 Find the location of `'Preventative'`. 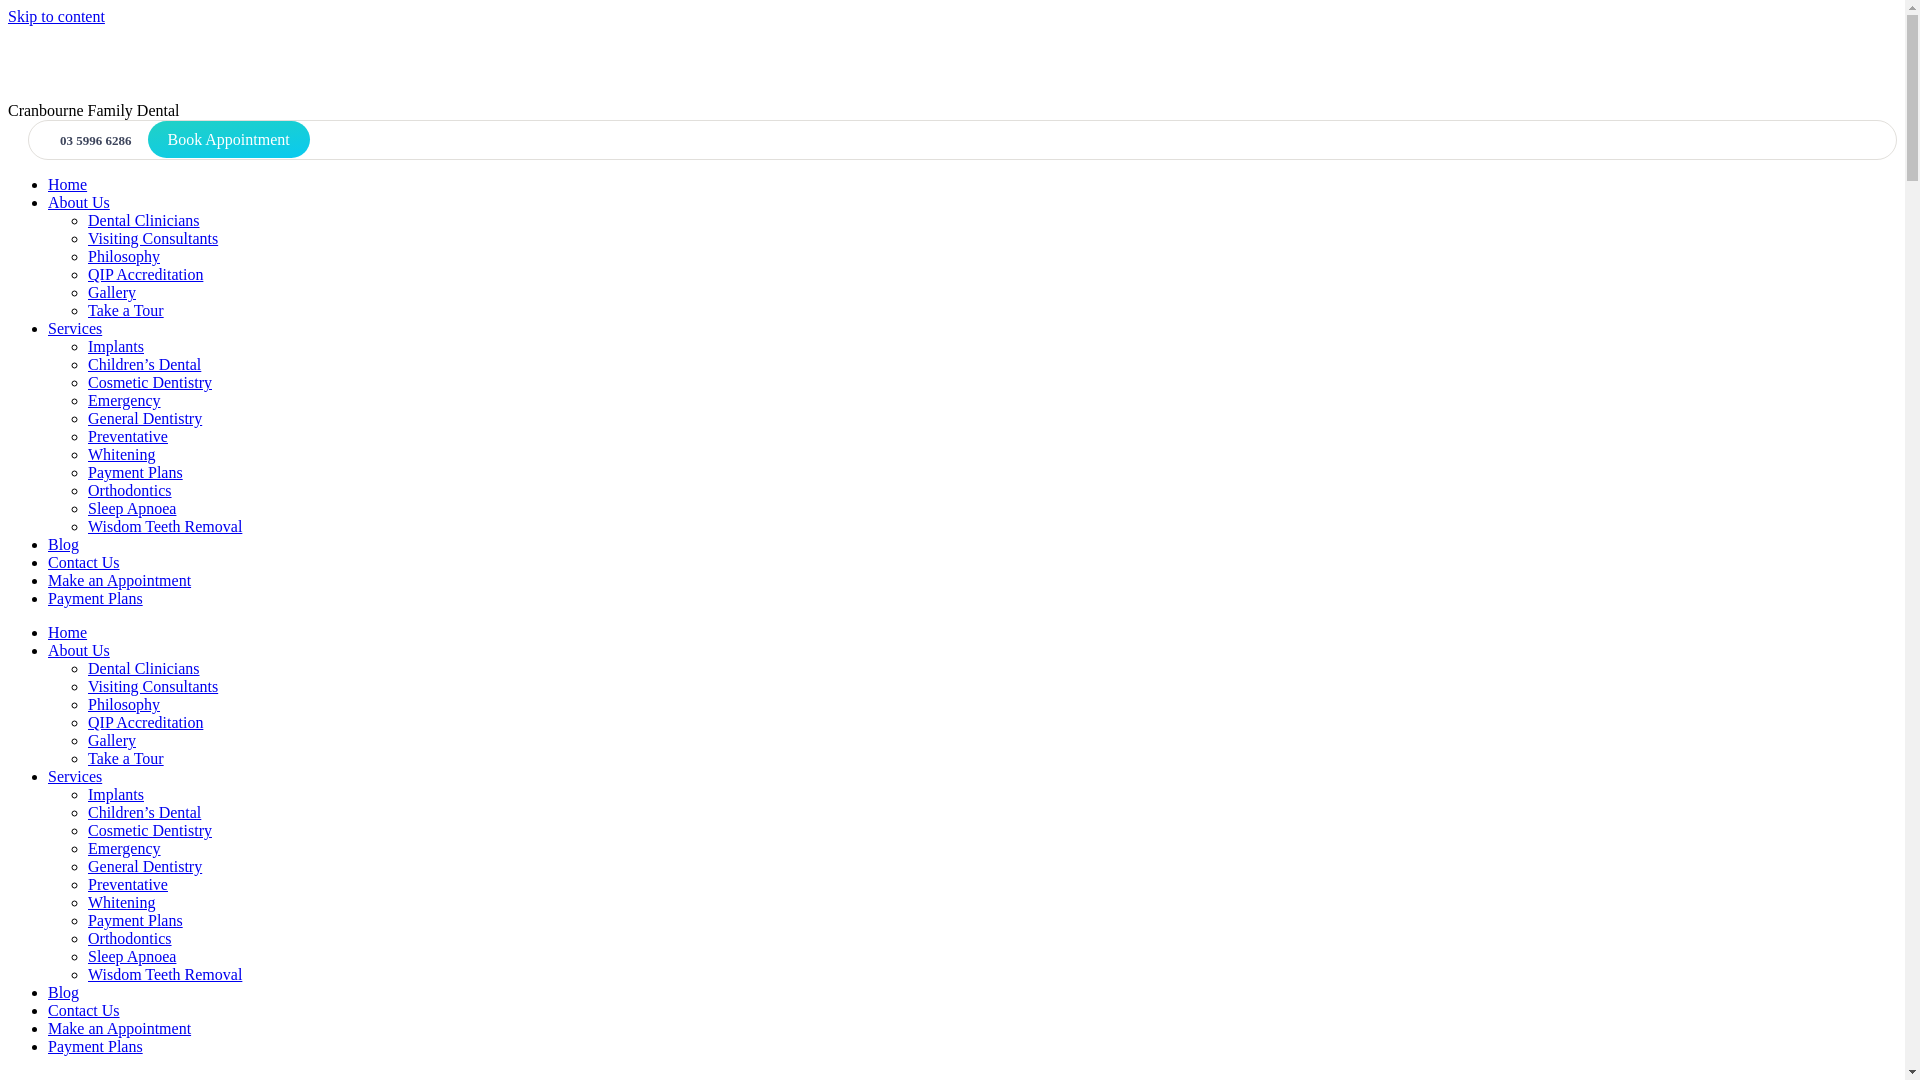

'Preventative' is located at coordinates (127, 883).